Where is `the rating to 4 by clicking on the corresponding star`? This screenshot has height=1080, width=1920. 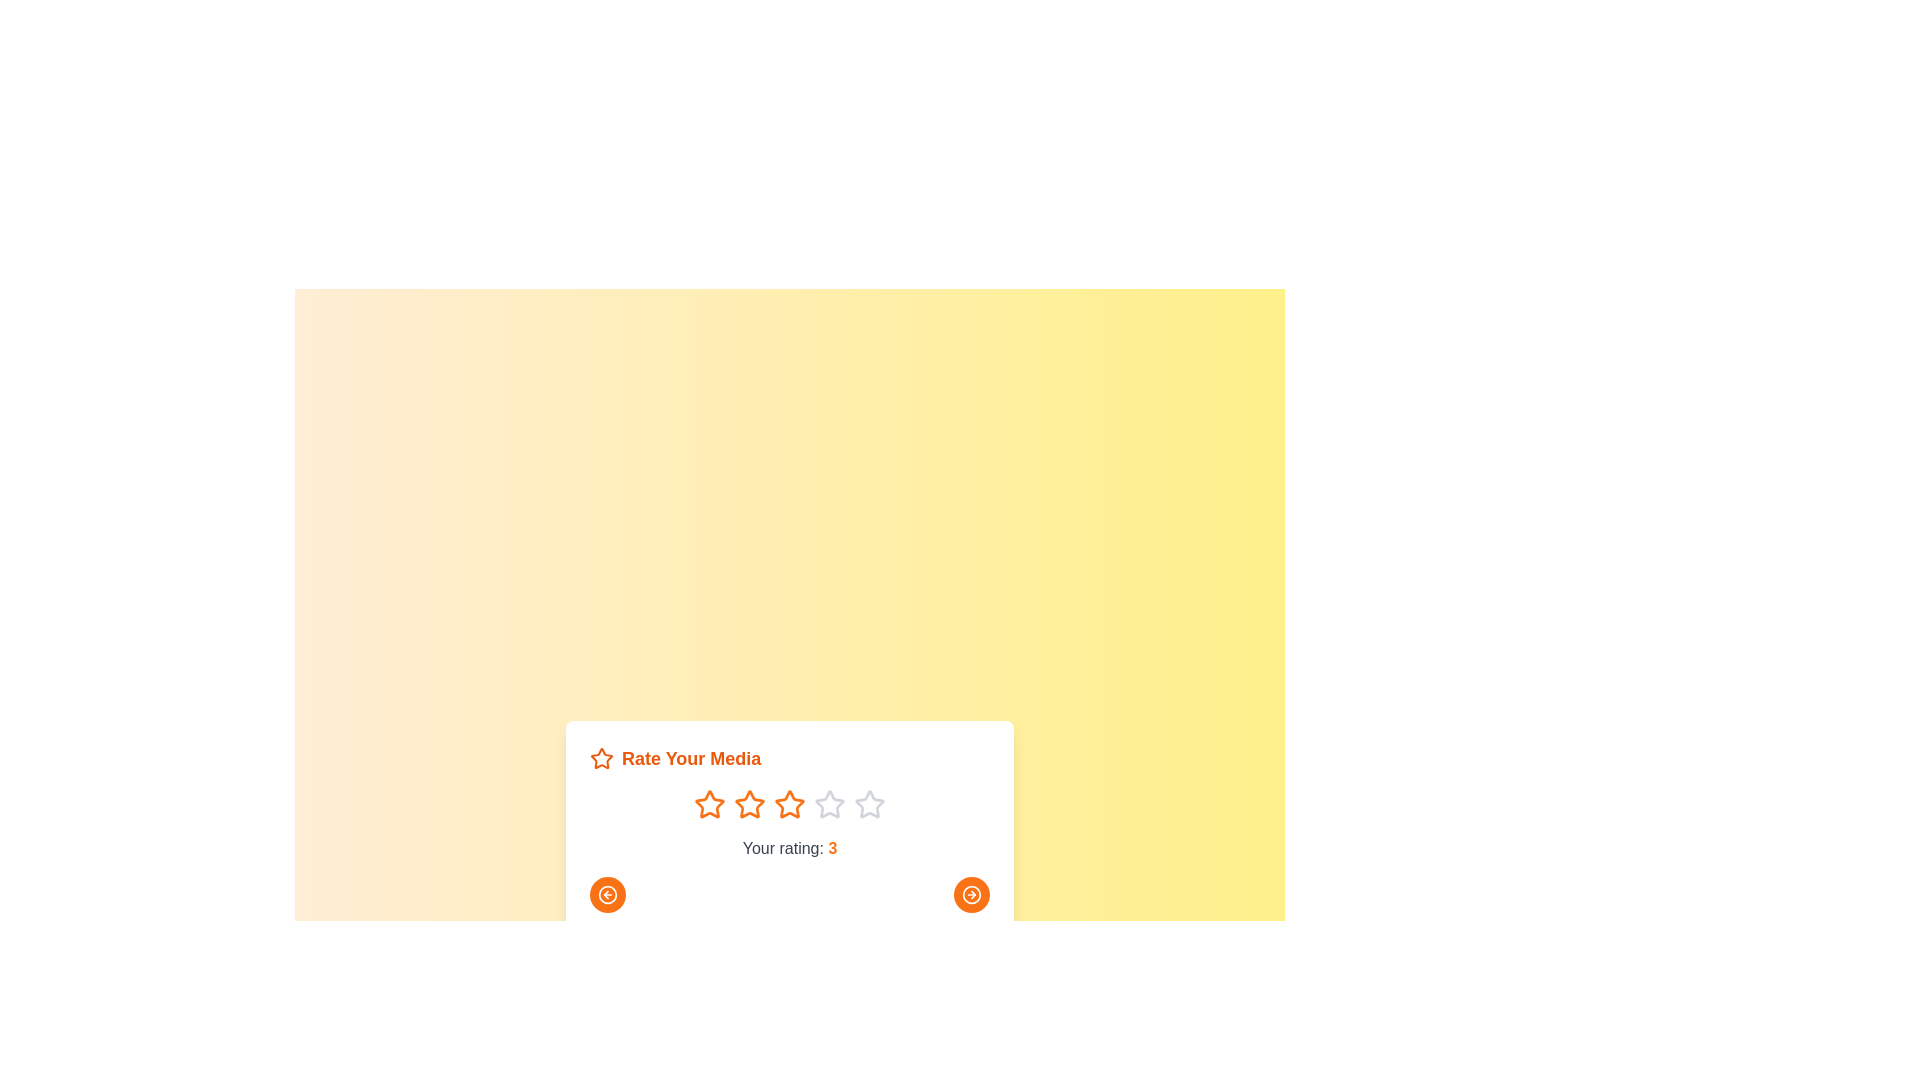 the rating to 4 by clicking on the corresponding star is located at coordinates (830, 804).